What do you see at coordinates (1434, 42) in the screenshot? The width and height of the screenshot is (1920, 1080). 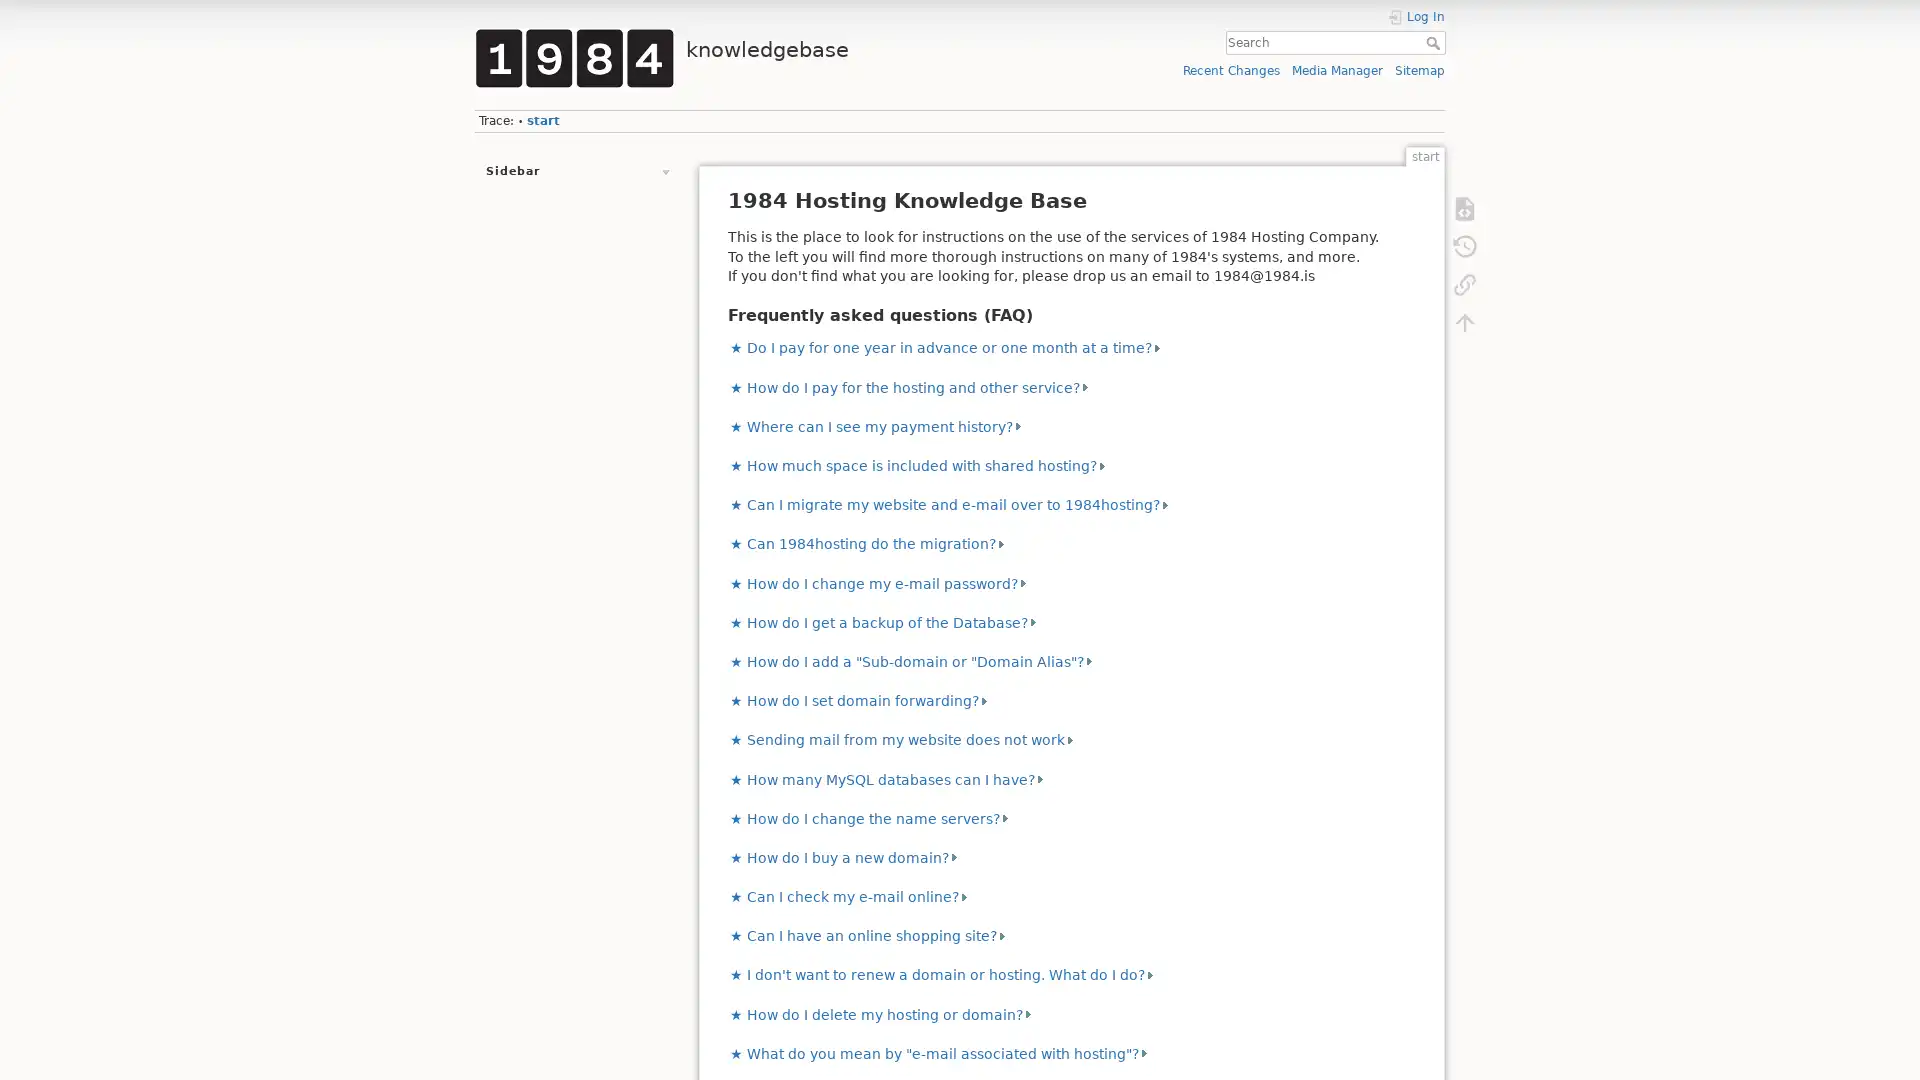 I see `Search` at bounding box center [1434, 42].